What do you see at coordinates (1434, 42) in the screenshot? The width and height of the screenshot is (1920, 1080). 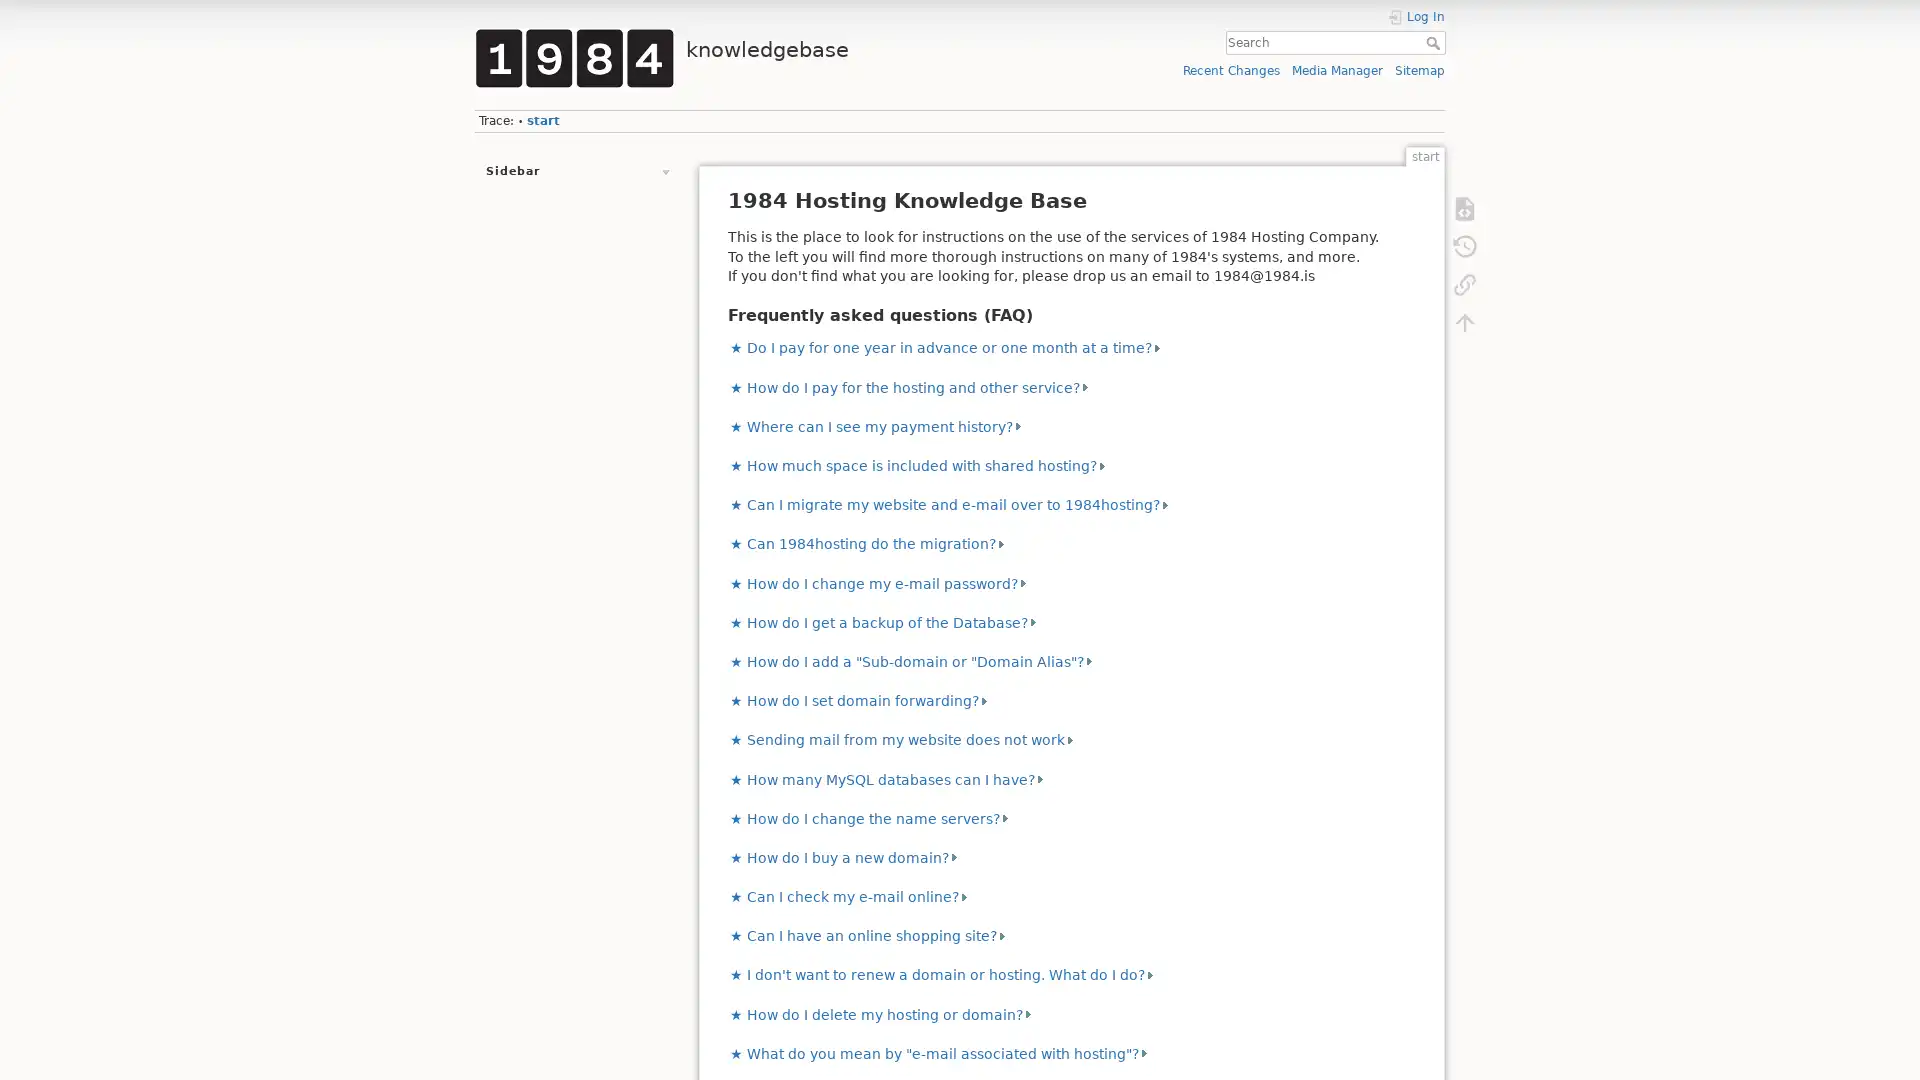 I see `Search` at bounding box center [1434, 42].